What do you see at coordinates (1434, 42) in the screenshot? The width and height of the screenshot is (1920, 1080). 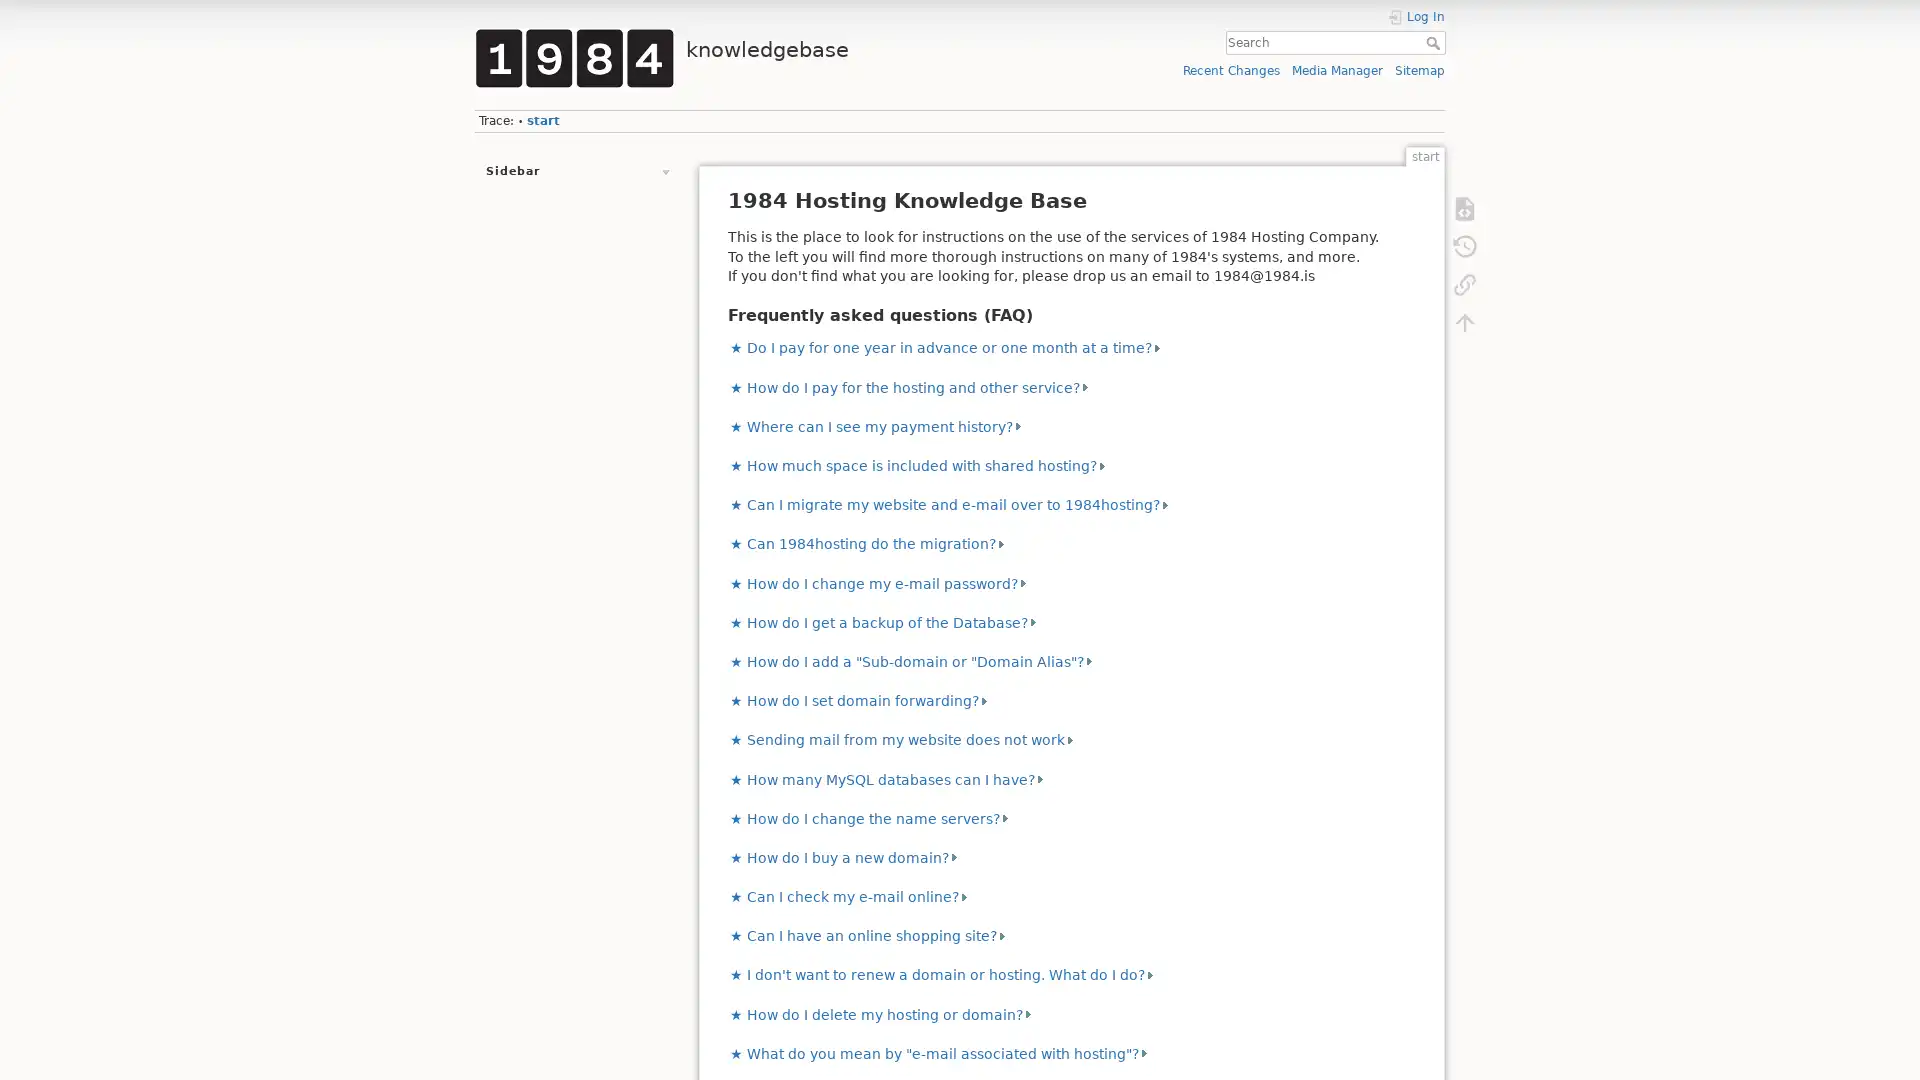 I see `Search` at bounding box center [1434, 42].